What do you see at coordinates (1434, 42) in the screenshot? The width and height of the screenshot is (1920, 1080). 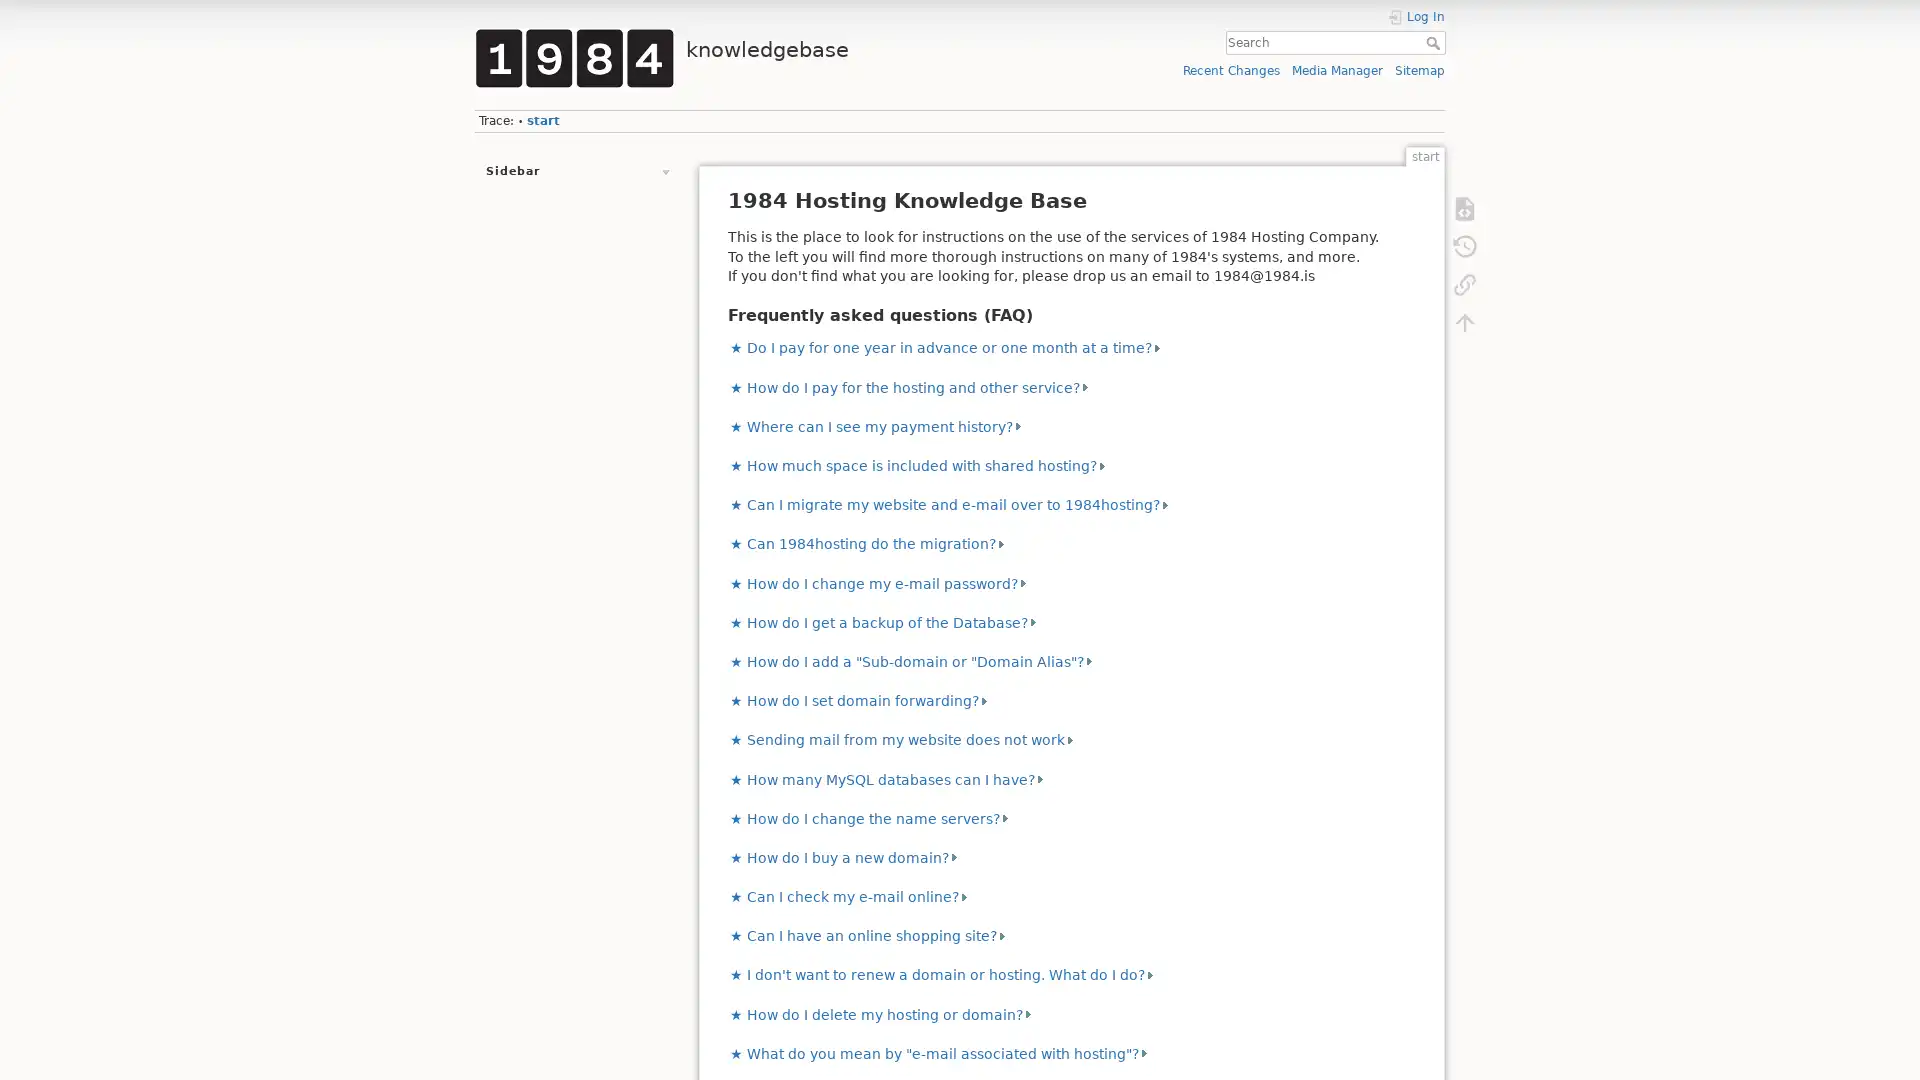 I see `Search` at bounding box center [1434, 42].